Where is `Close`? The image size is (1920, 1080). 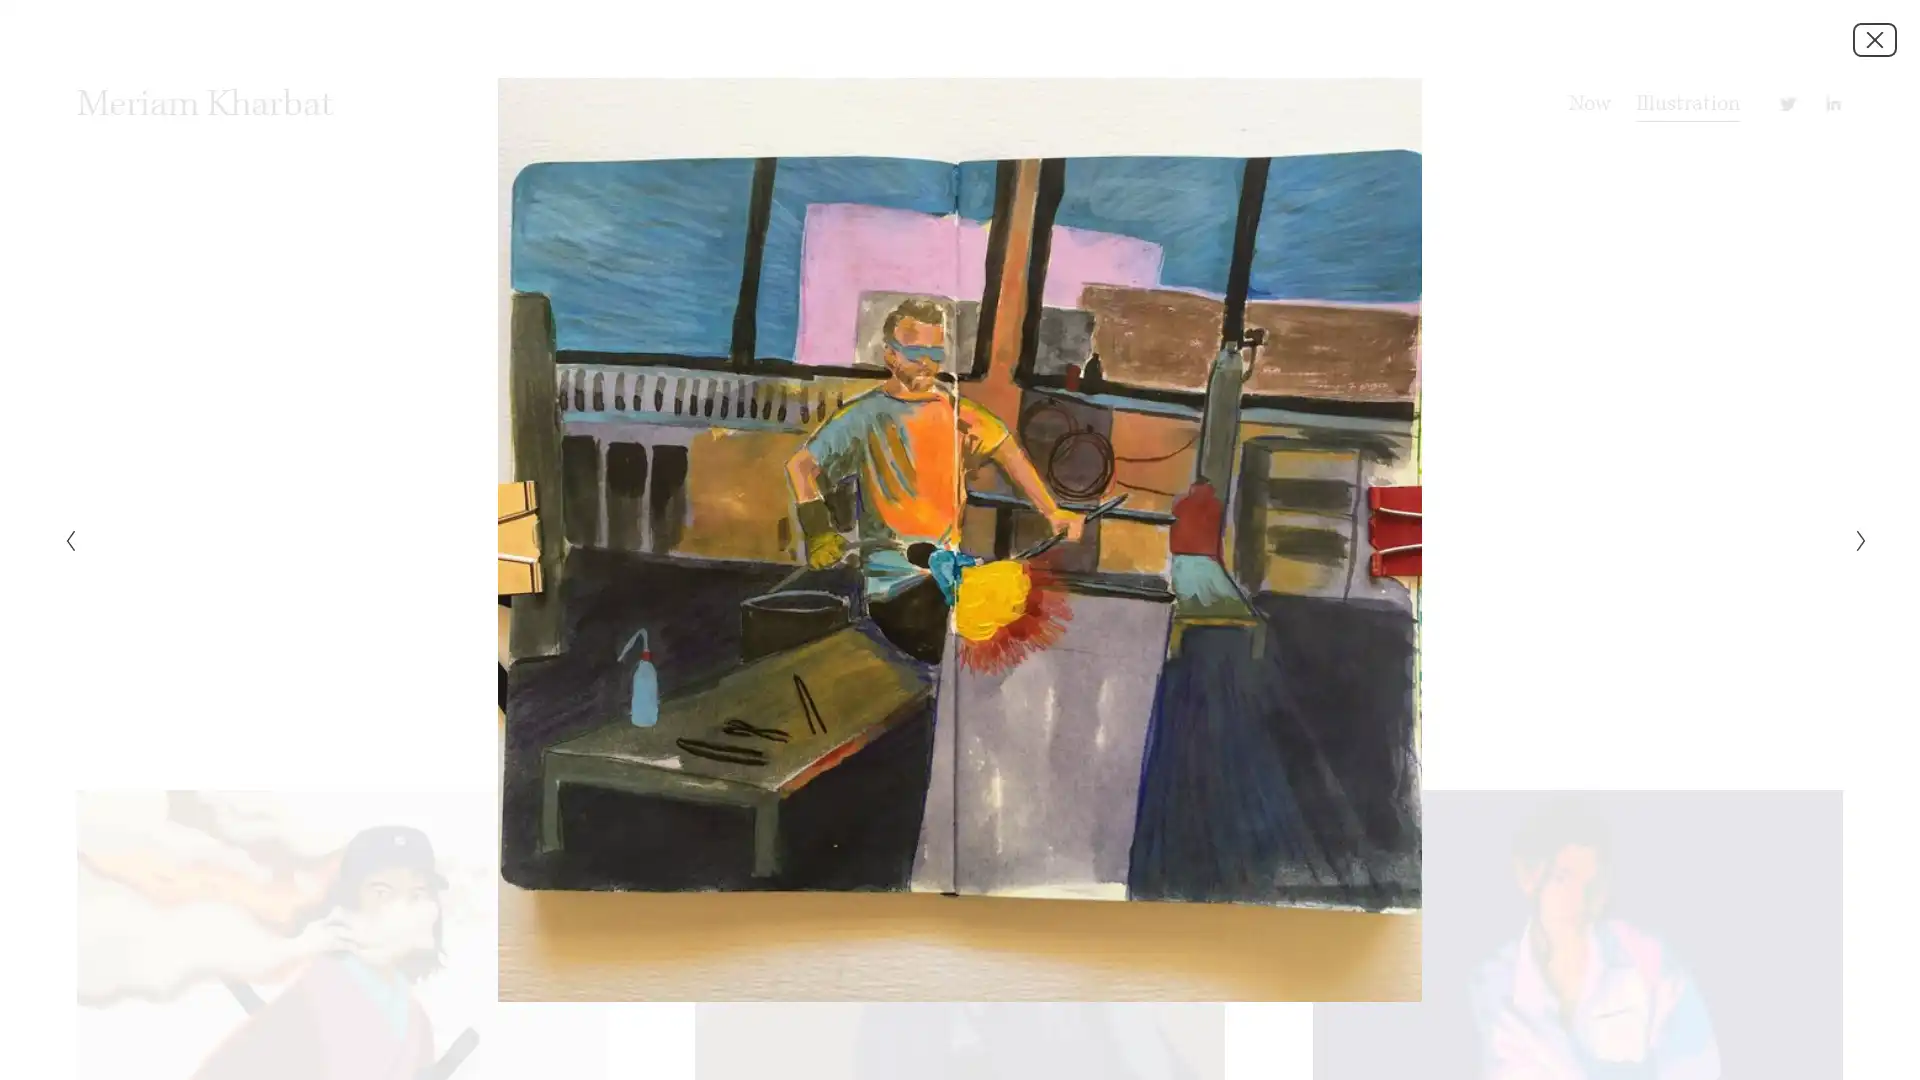
Close is located at coordinates (1874, 38).